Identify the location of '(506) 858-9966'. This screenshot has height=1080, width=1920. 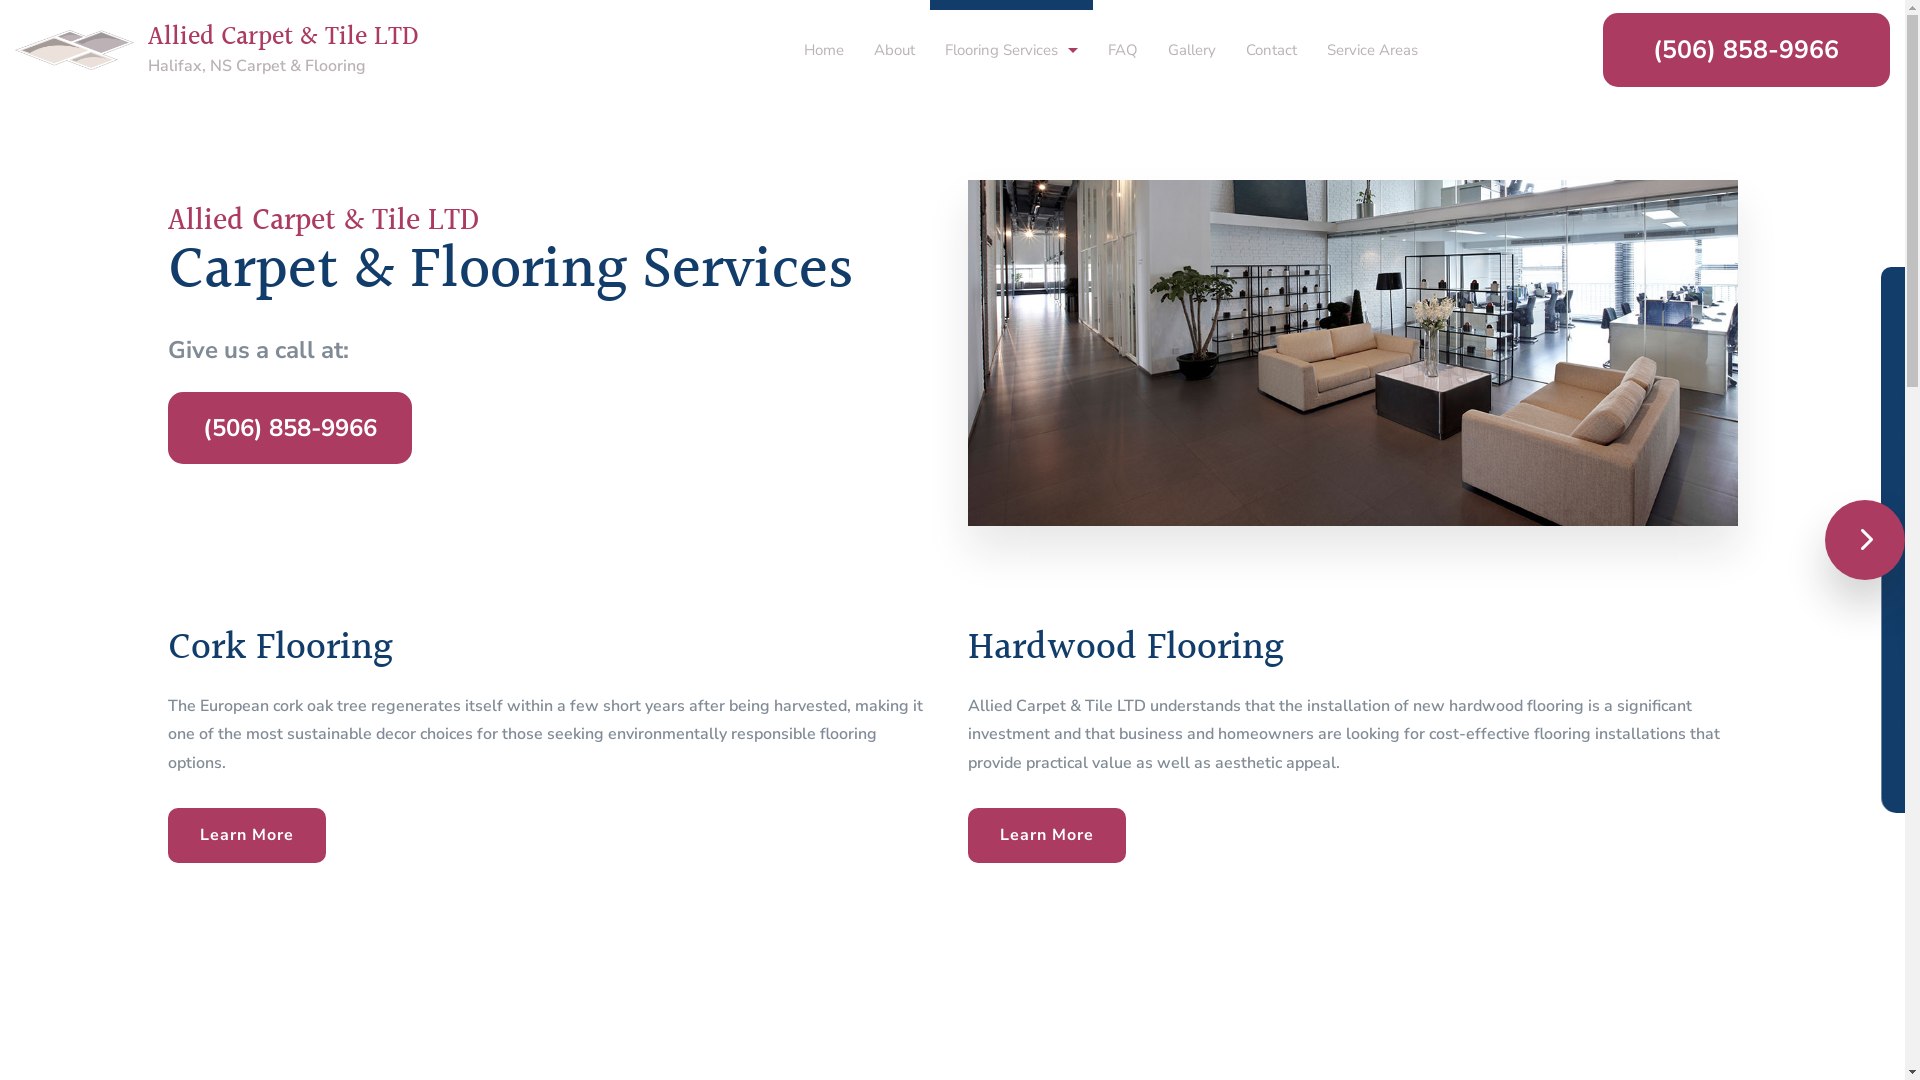
(288, 427).